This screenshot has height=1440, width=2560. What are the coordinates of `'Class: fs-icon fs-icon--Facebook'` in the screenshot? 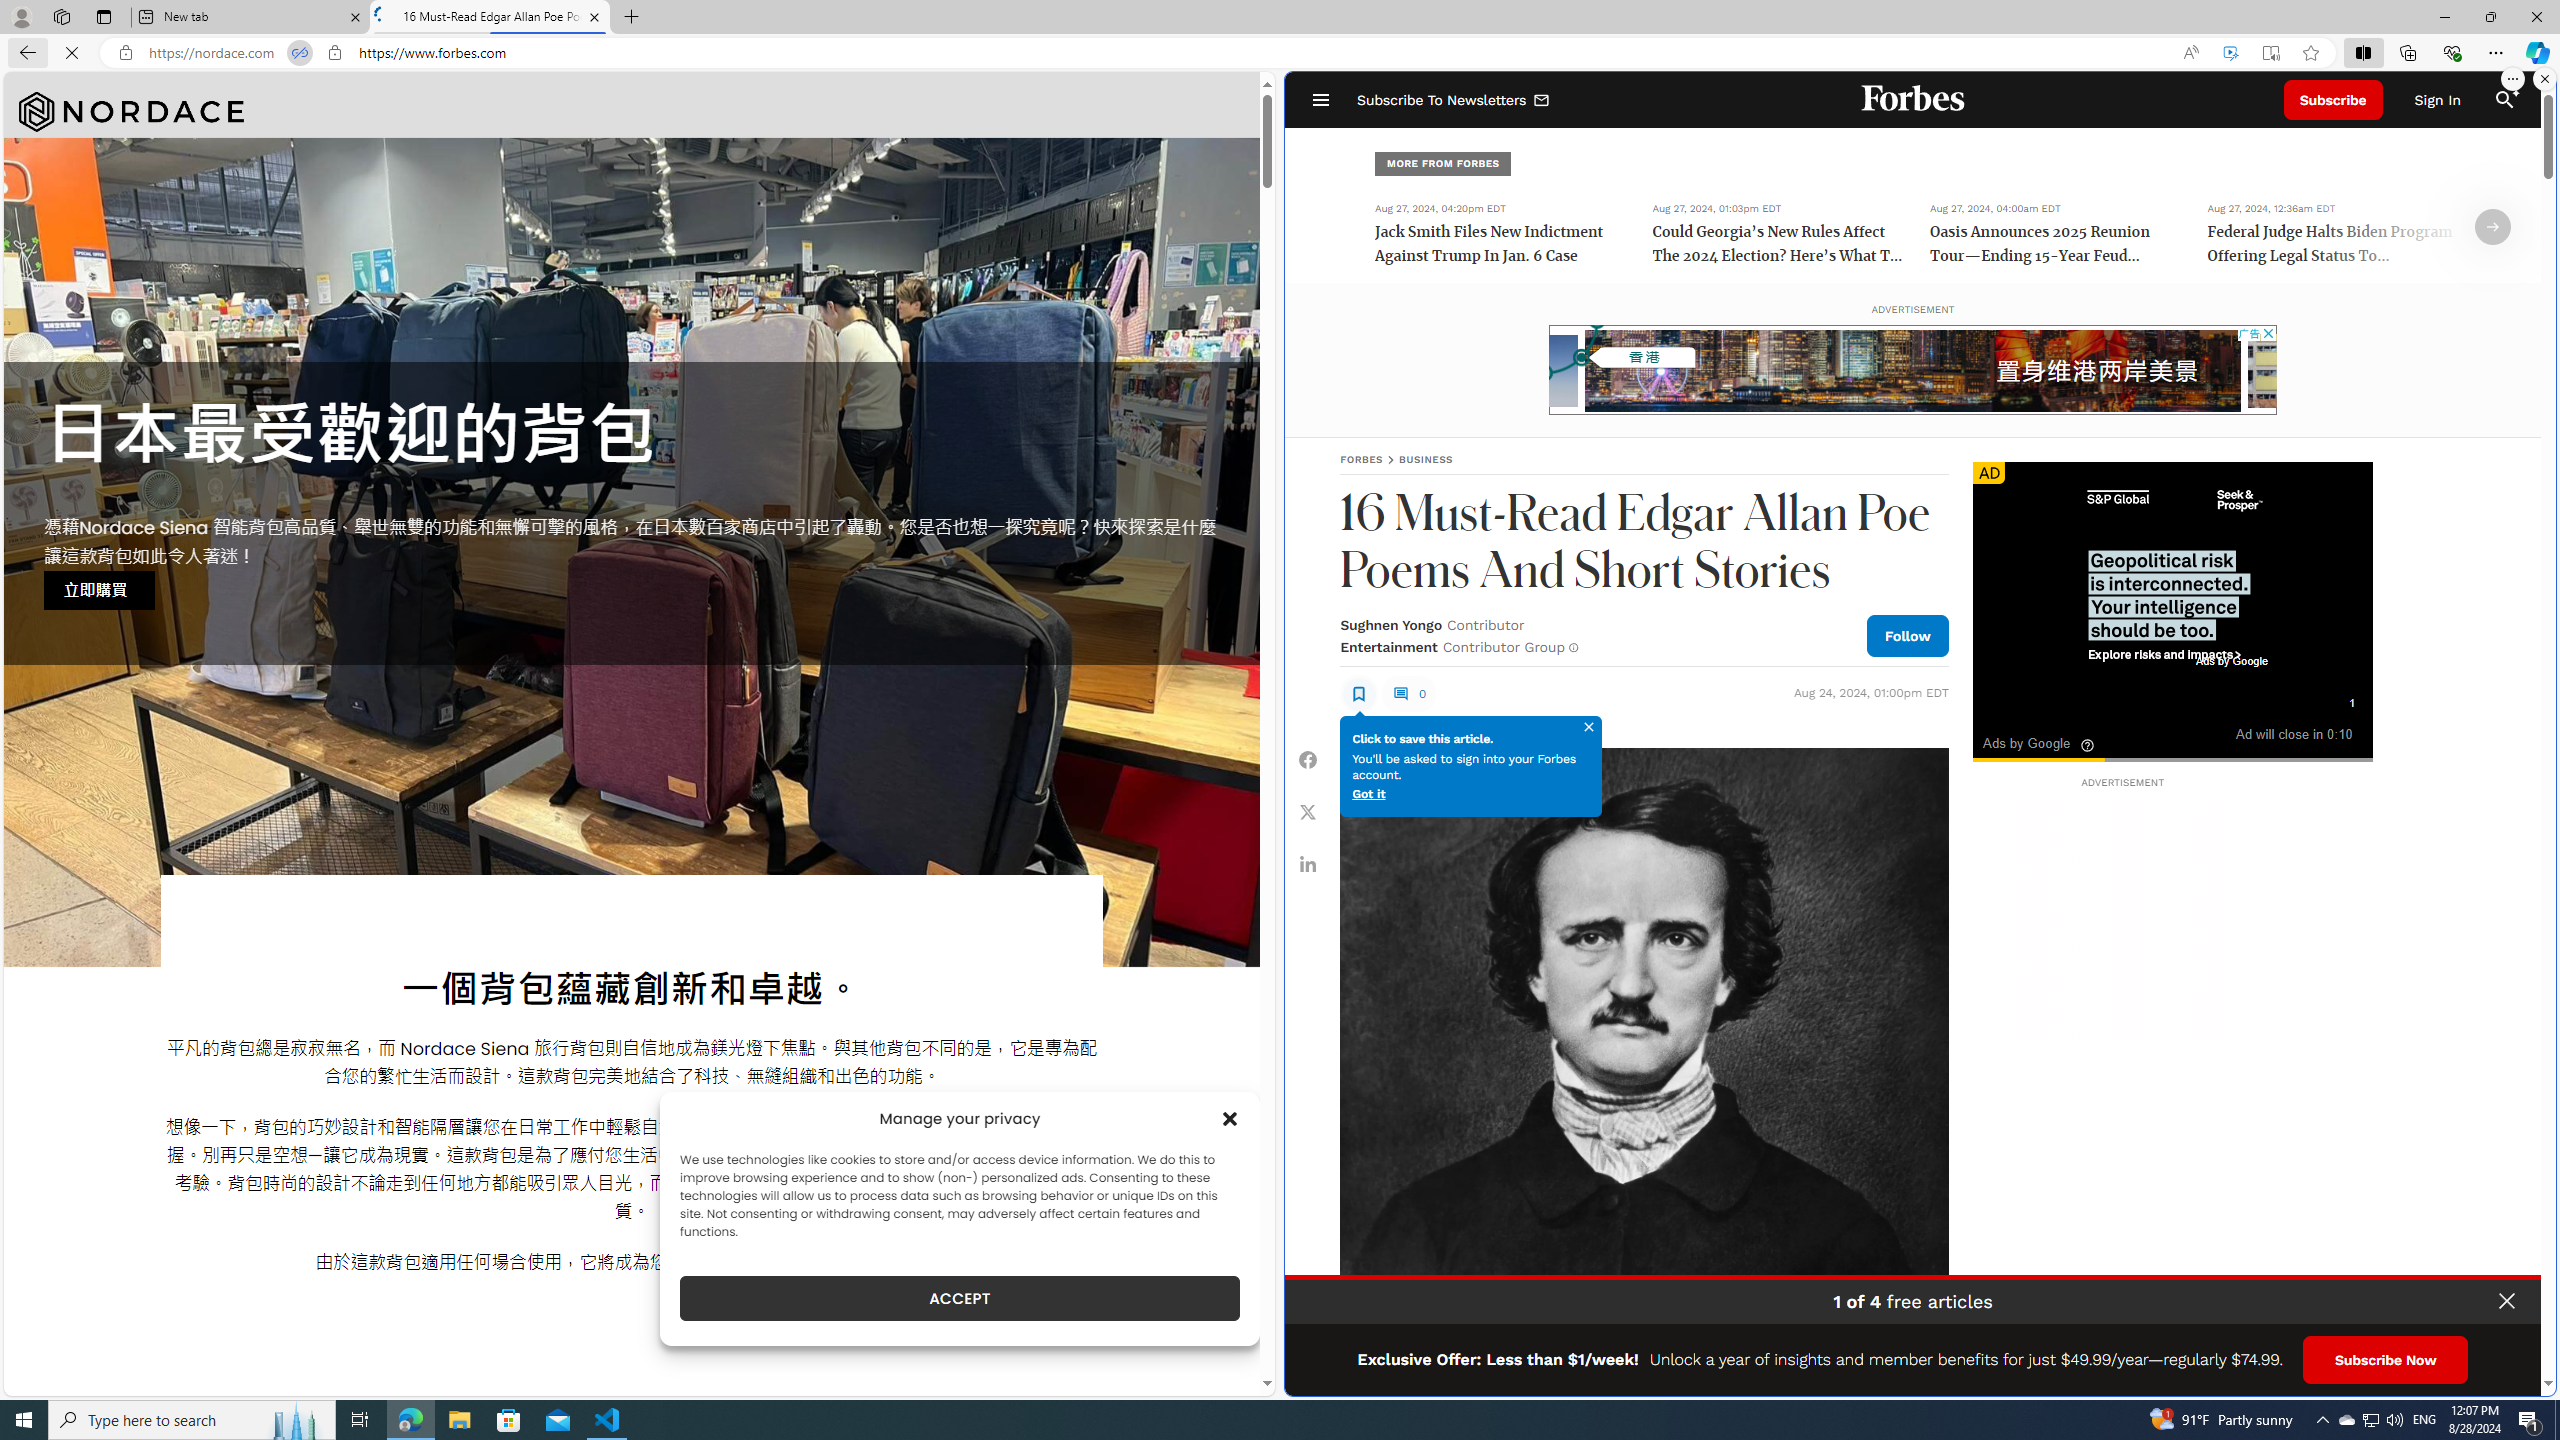 It's located at (1308, 758).